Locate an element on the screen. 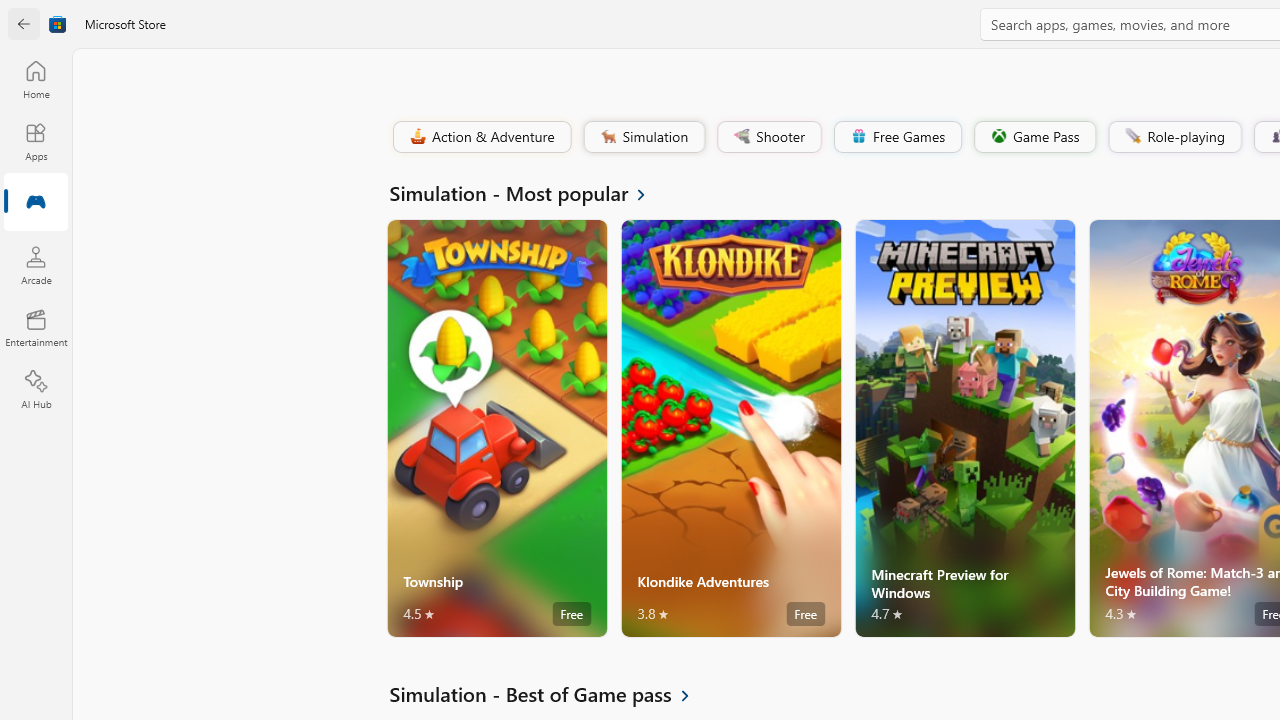 This screenshot has height=720, width=1280. 'Arcade' is located at coordinates (35, 264).